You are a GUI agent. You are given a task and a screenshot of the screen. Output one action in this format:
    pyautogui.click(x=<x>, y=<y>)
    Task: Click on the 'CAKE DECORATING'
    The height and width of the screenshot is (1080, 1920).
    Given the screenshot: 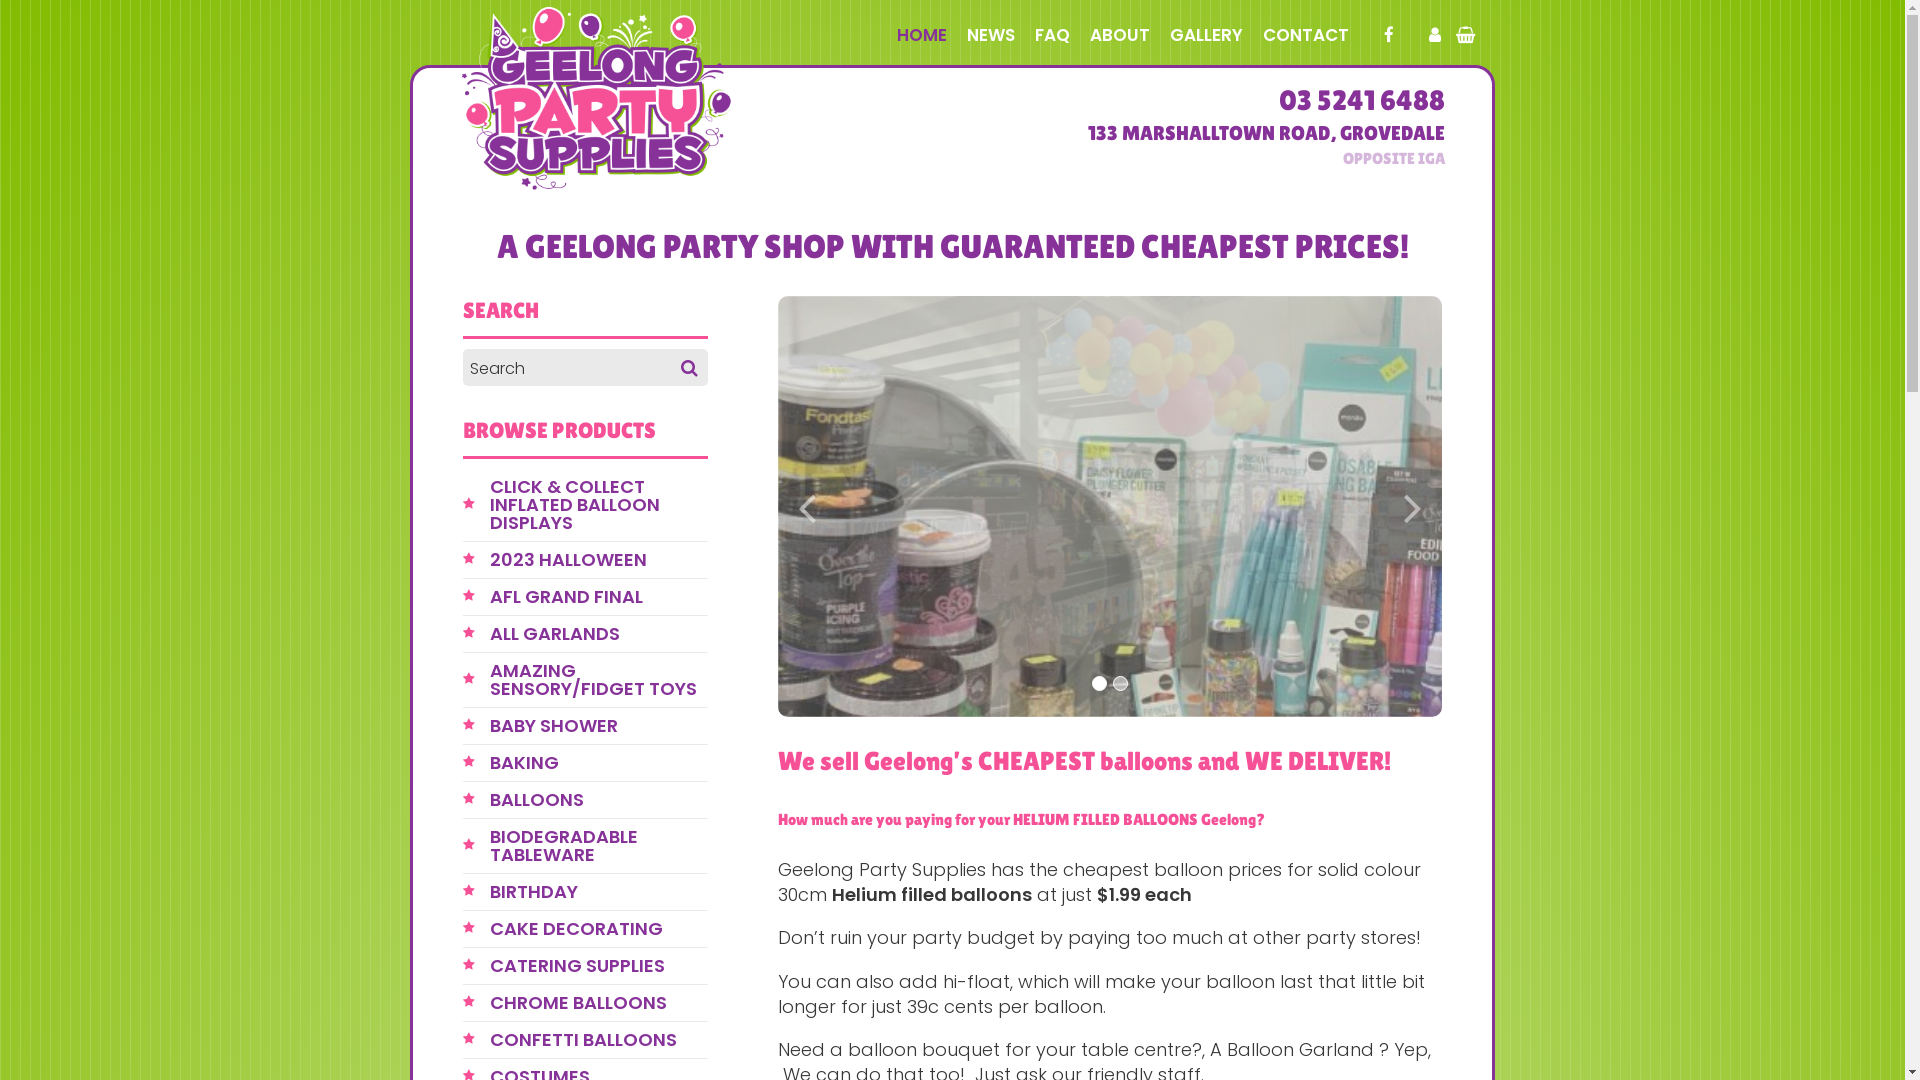 What is the action you would take?
    pyautogui.click(x=598, y=929)
    